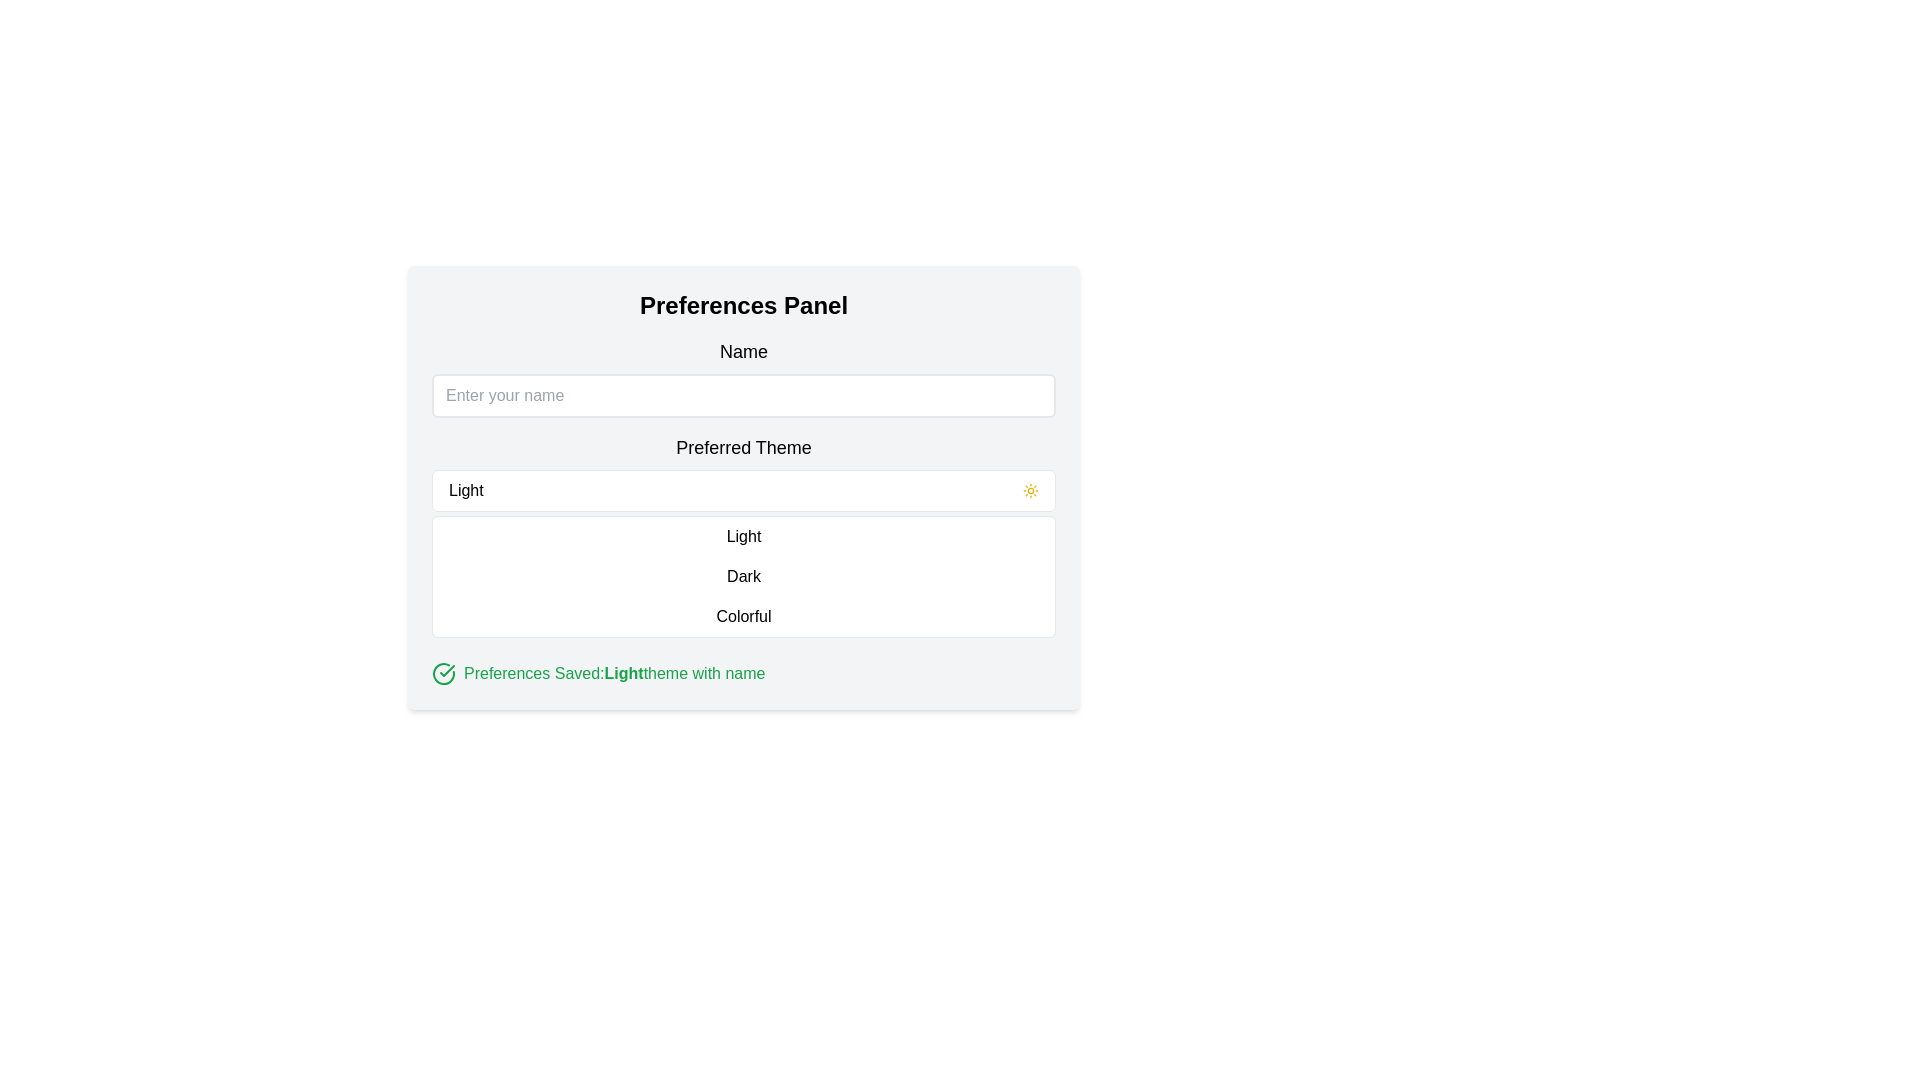  What do you see at coordinates (743, 535) in the screenshot?
I see `the current theme in the Dropdown menu` at bounding box center [743, 535].